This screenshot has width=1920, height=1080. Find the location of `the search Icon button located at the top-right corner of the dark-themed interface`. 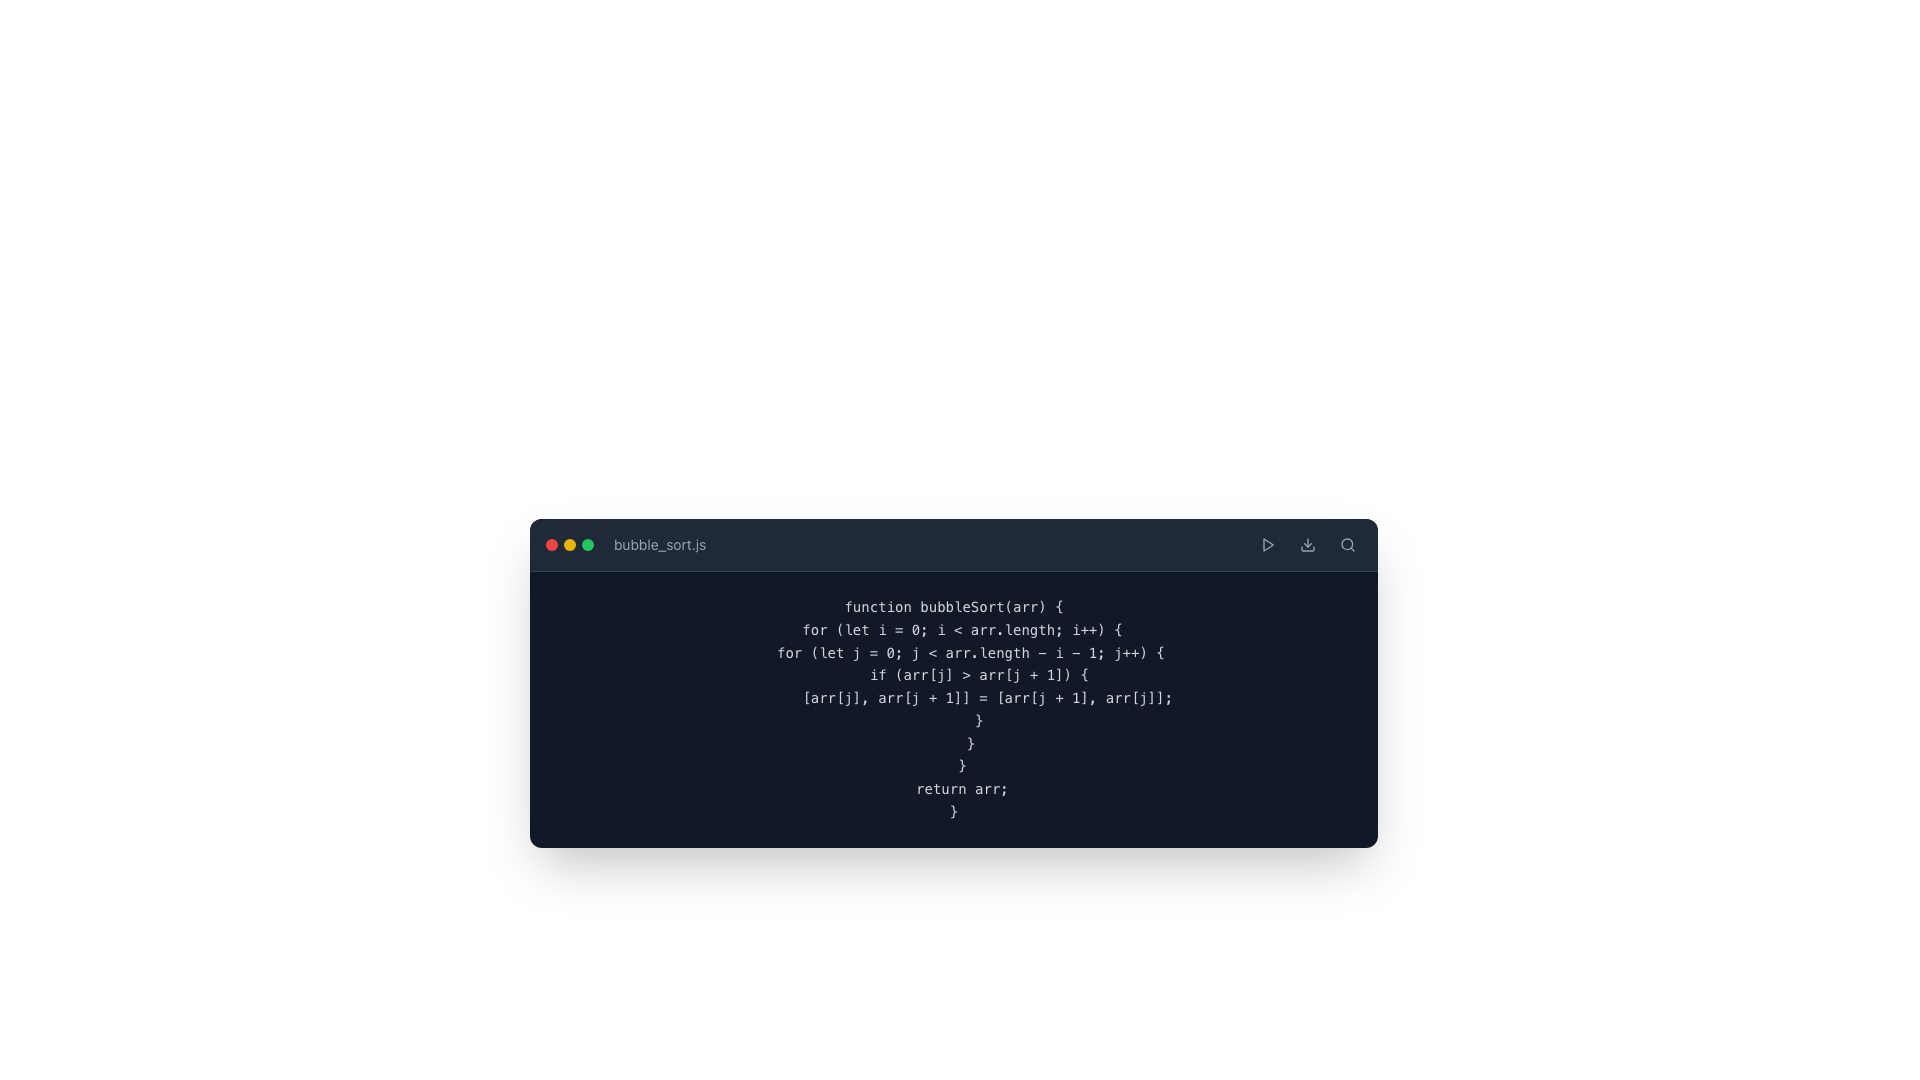

the search Icon button located at the top-right corner of the dark-themed interface is located at coordinates (1348, 544).